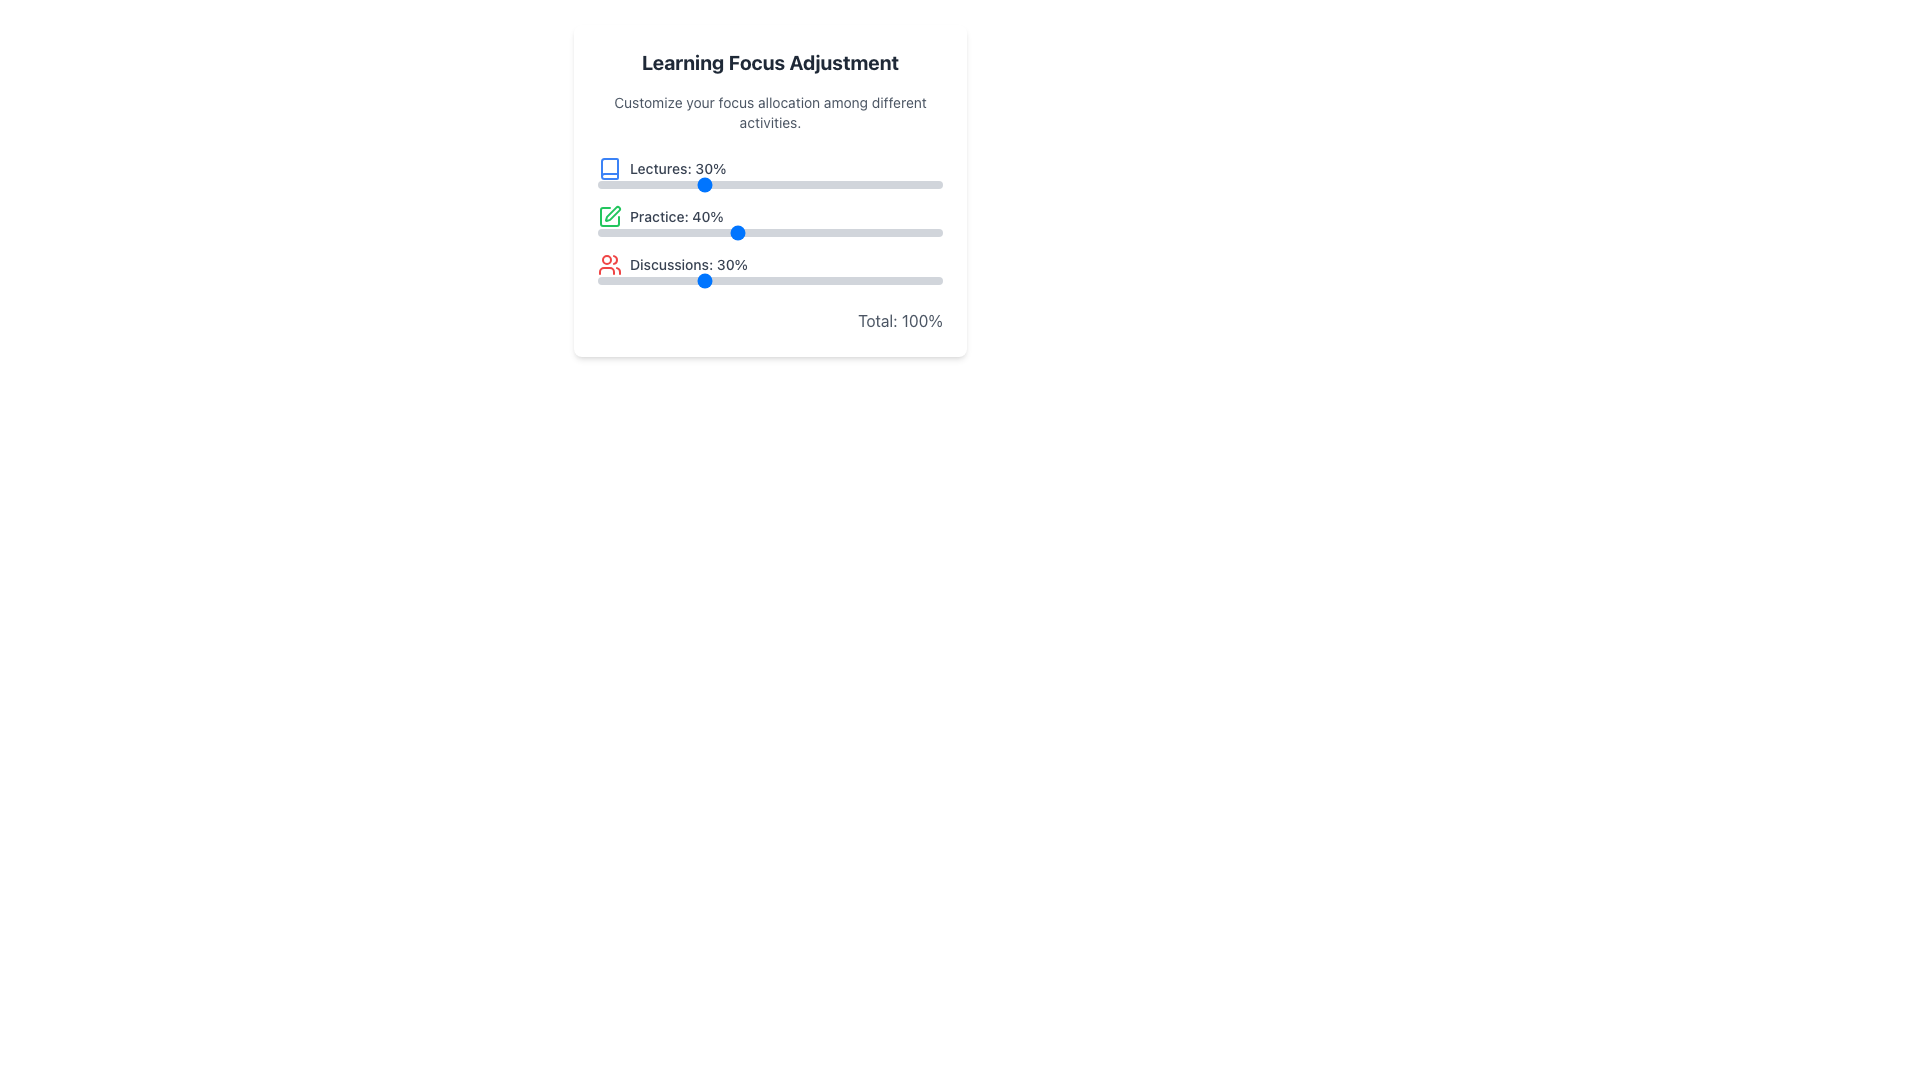 The image size is (1920, 1080). I want to click on the 'Practice' slider, so click(886, 231).